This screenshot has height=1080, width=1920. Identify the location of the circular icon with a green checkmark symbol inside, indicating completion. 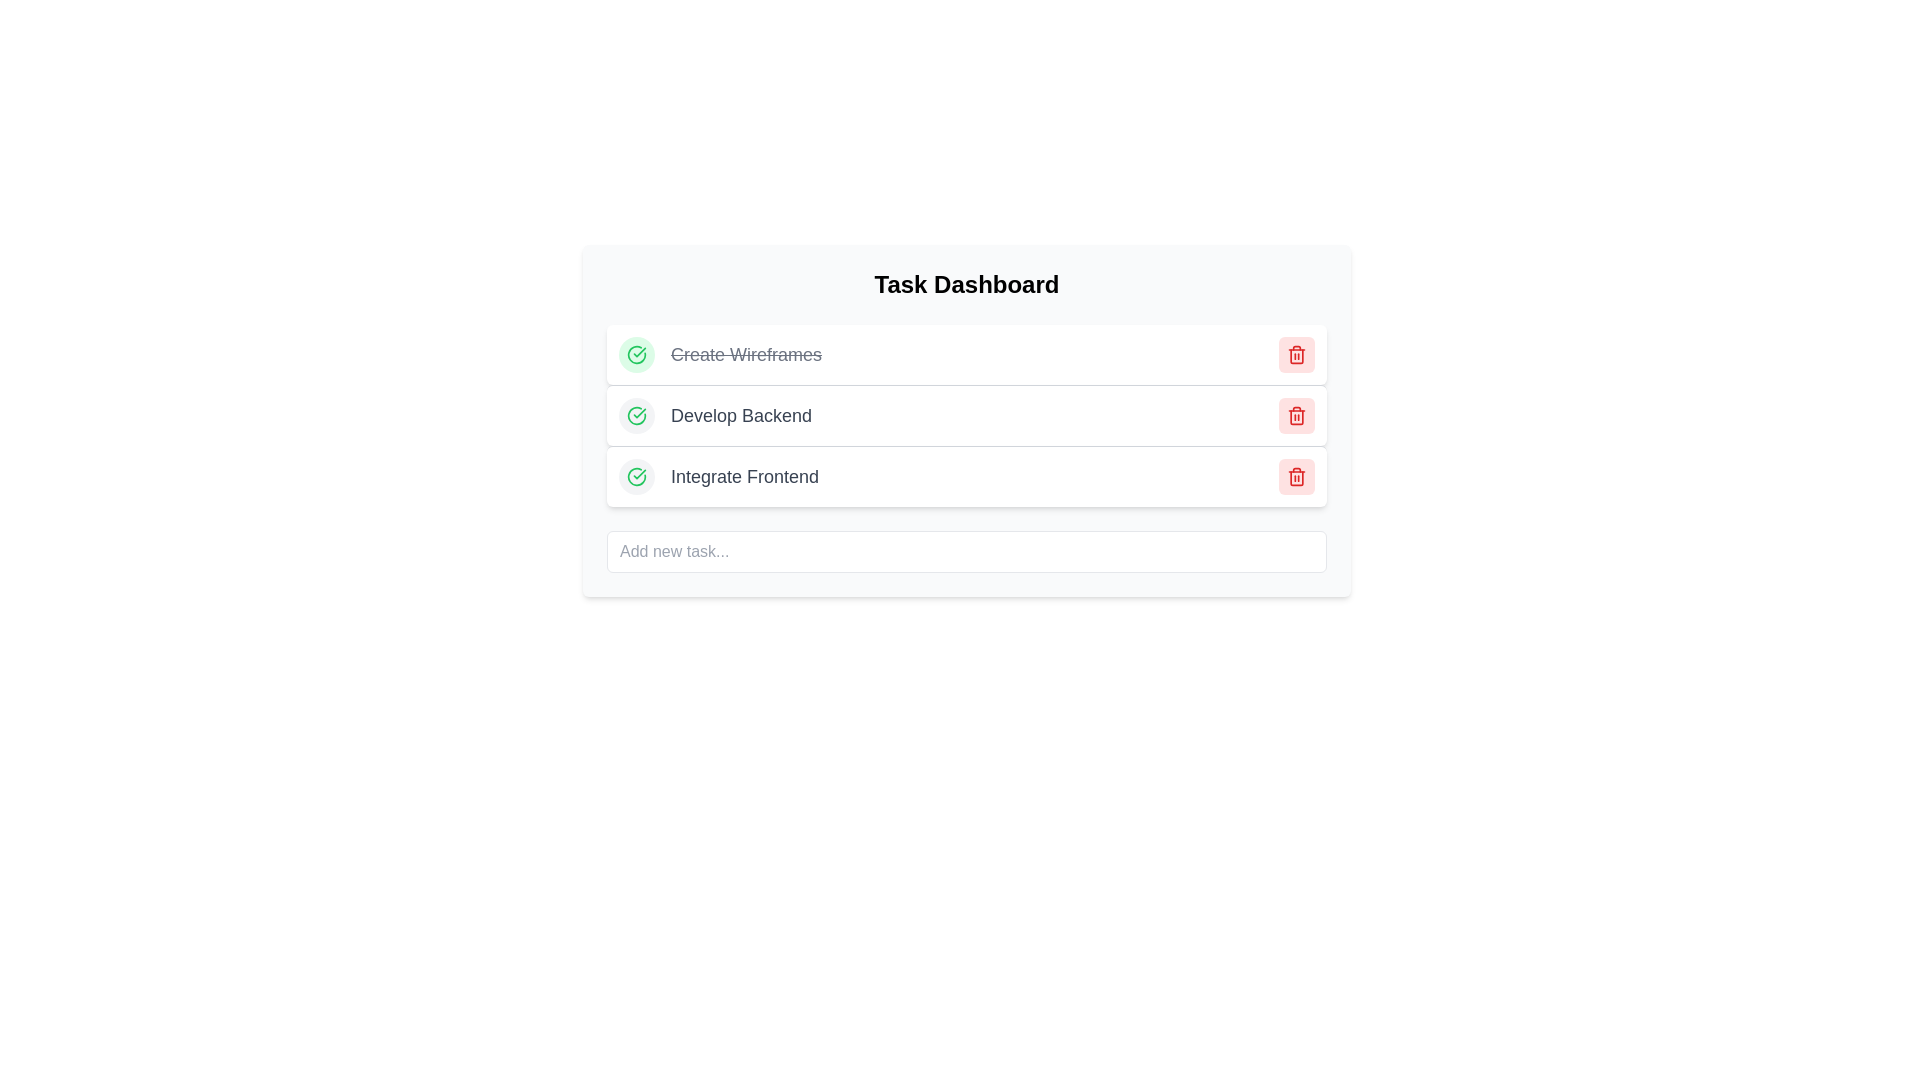
(636, 353).